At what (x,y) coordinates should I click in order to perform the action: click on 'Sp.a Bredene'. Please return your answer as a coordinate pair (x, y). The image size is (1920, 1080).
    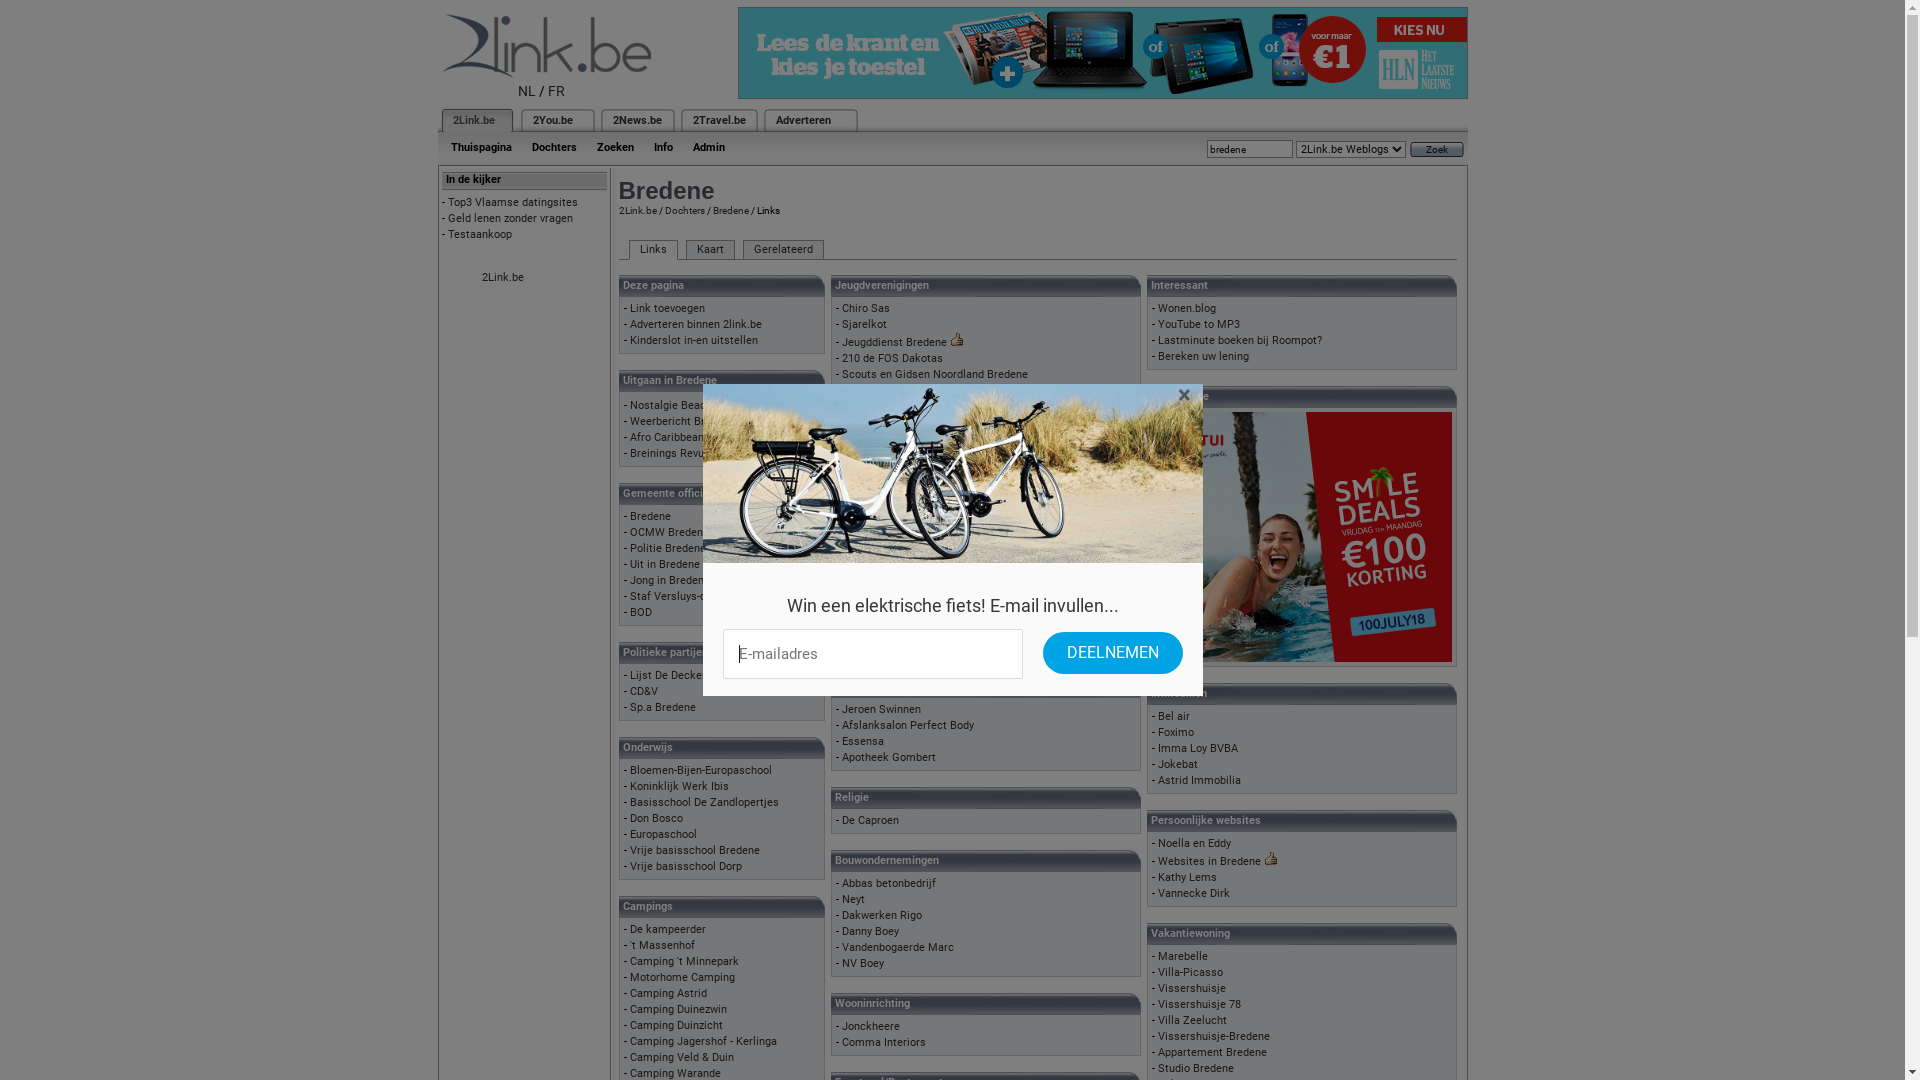
    Looking at the image, I should click on (628, 706).